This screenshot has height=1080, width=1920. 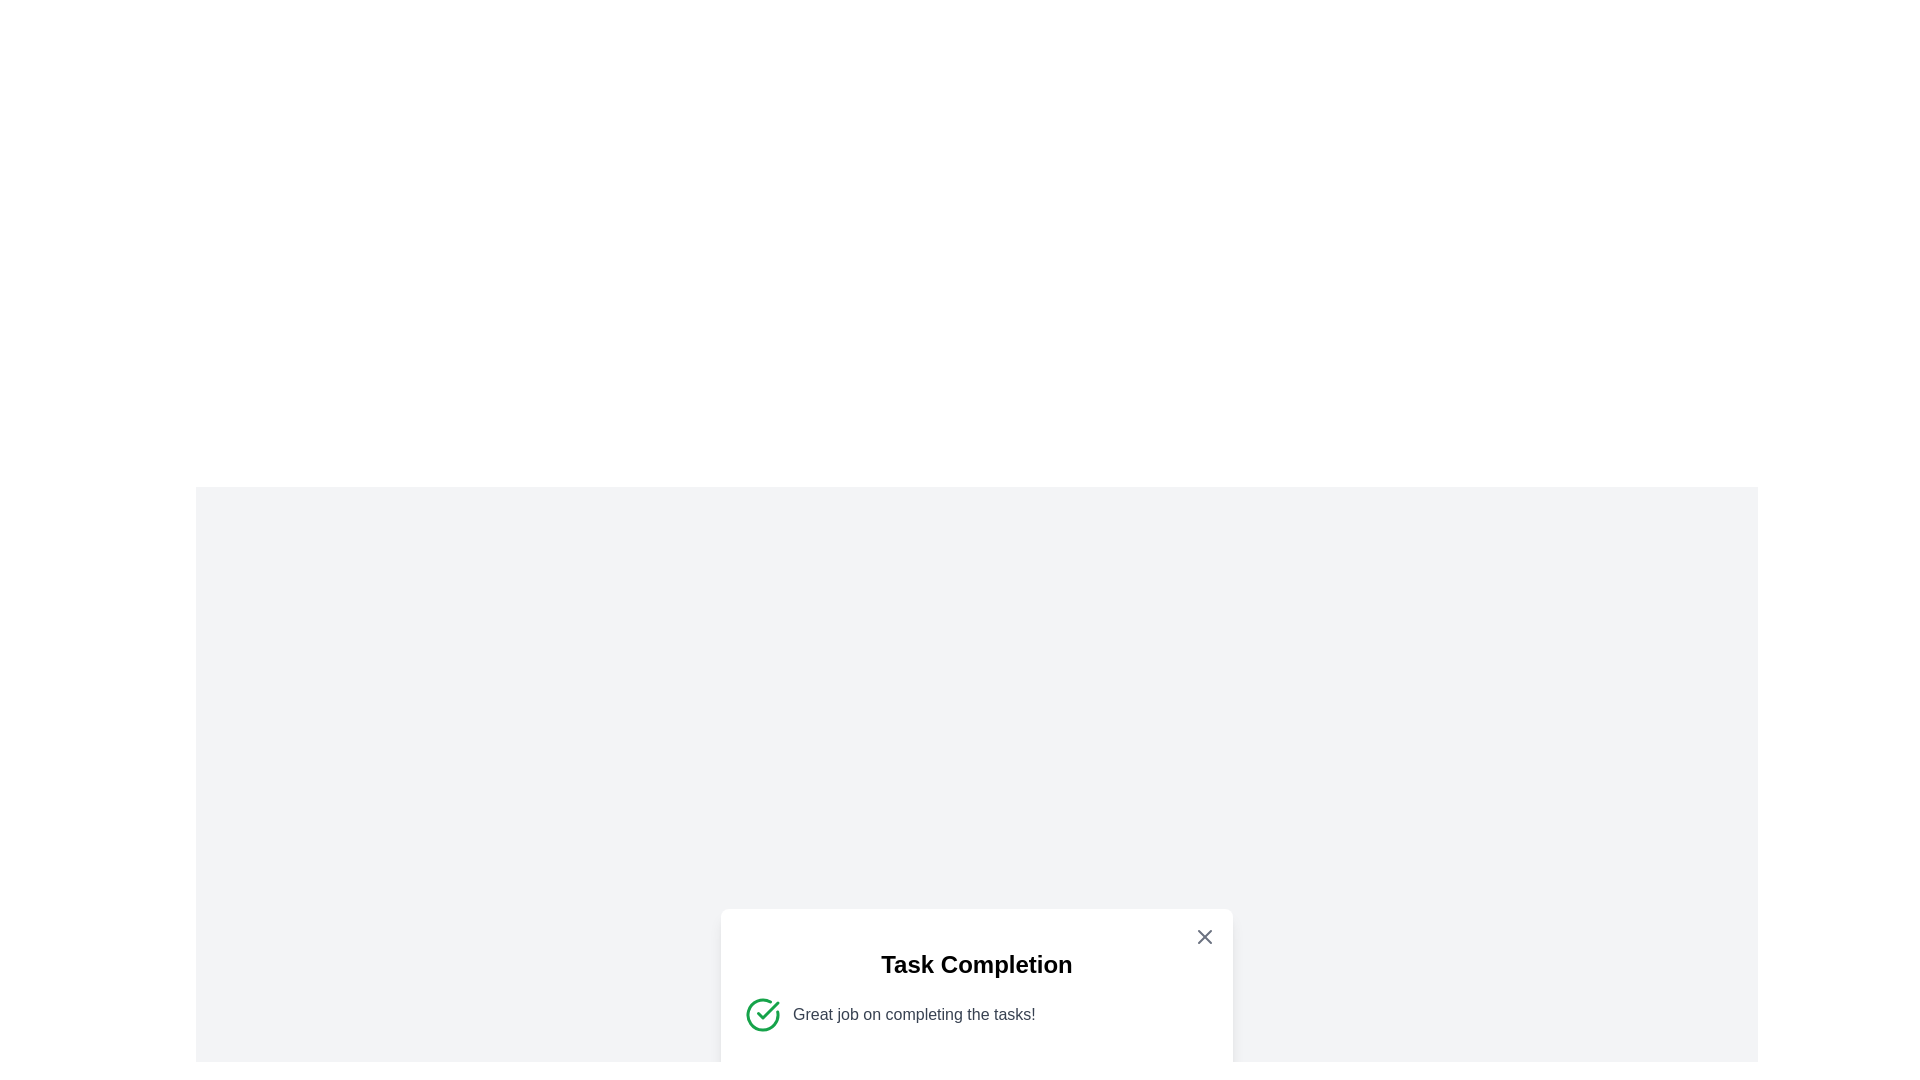 What do you see at coordinates (791, 1002) in the screenshot?
I see `the text 'Great job on completing the tasks!' within the dialog` at bounding box center [791, 1002].